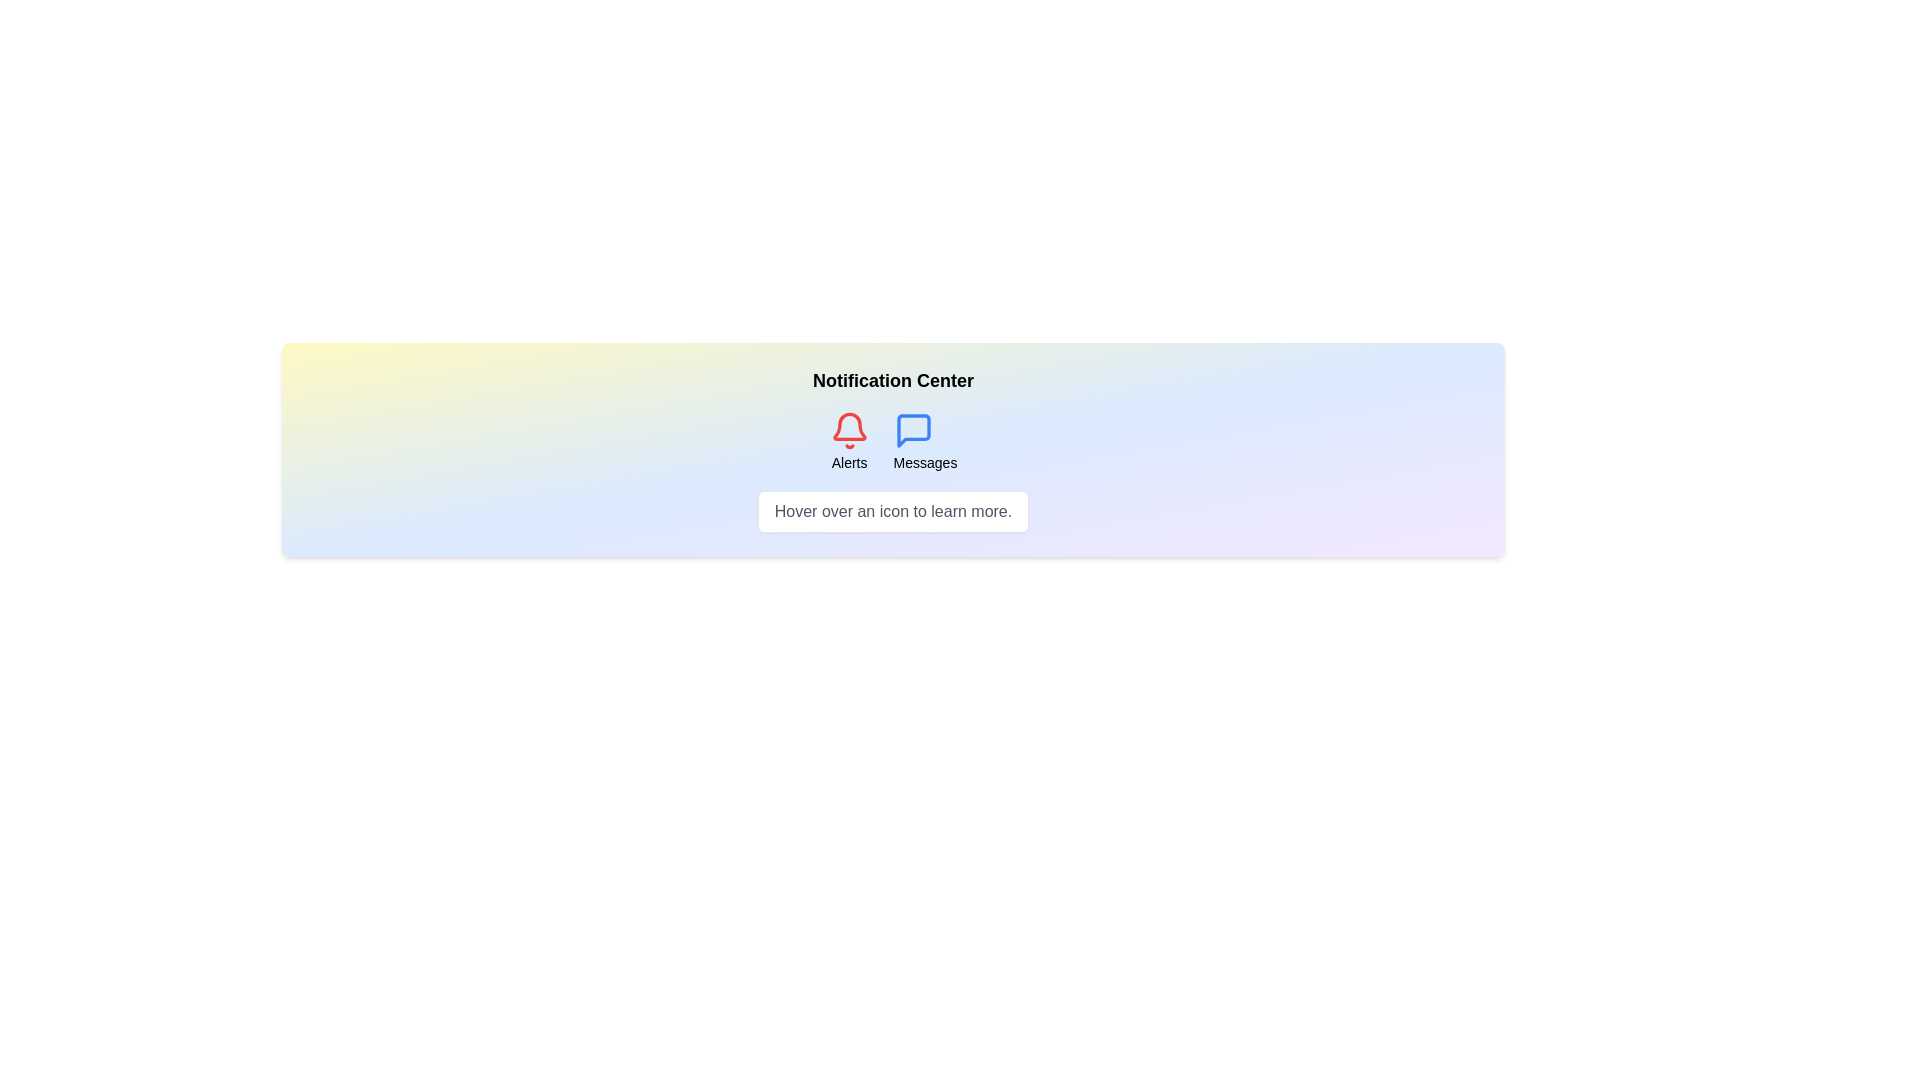 This screenshot has height=1080, width=1920. I want to click on the notification icon located in the 'Alerts' section, positioned to the left of the 'Messages' section, so click(849, 430).